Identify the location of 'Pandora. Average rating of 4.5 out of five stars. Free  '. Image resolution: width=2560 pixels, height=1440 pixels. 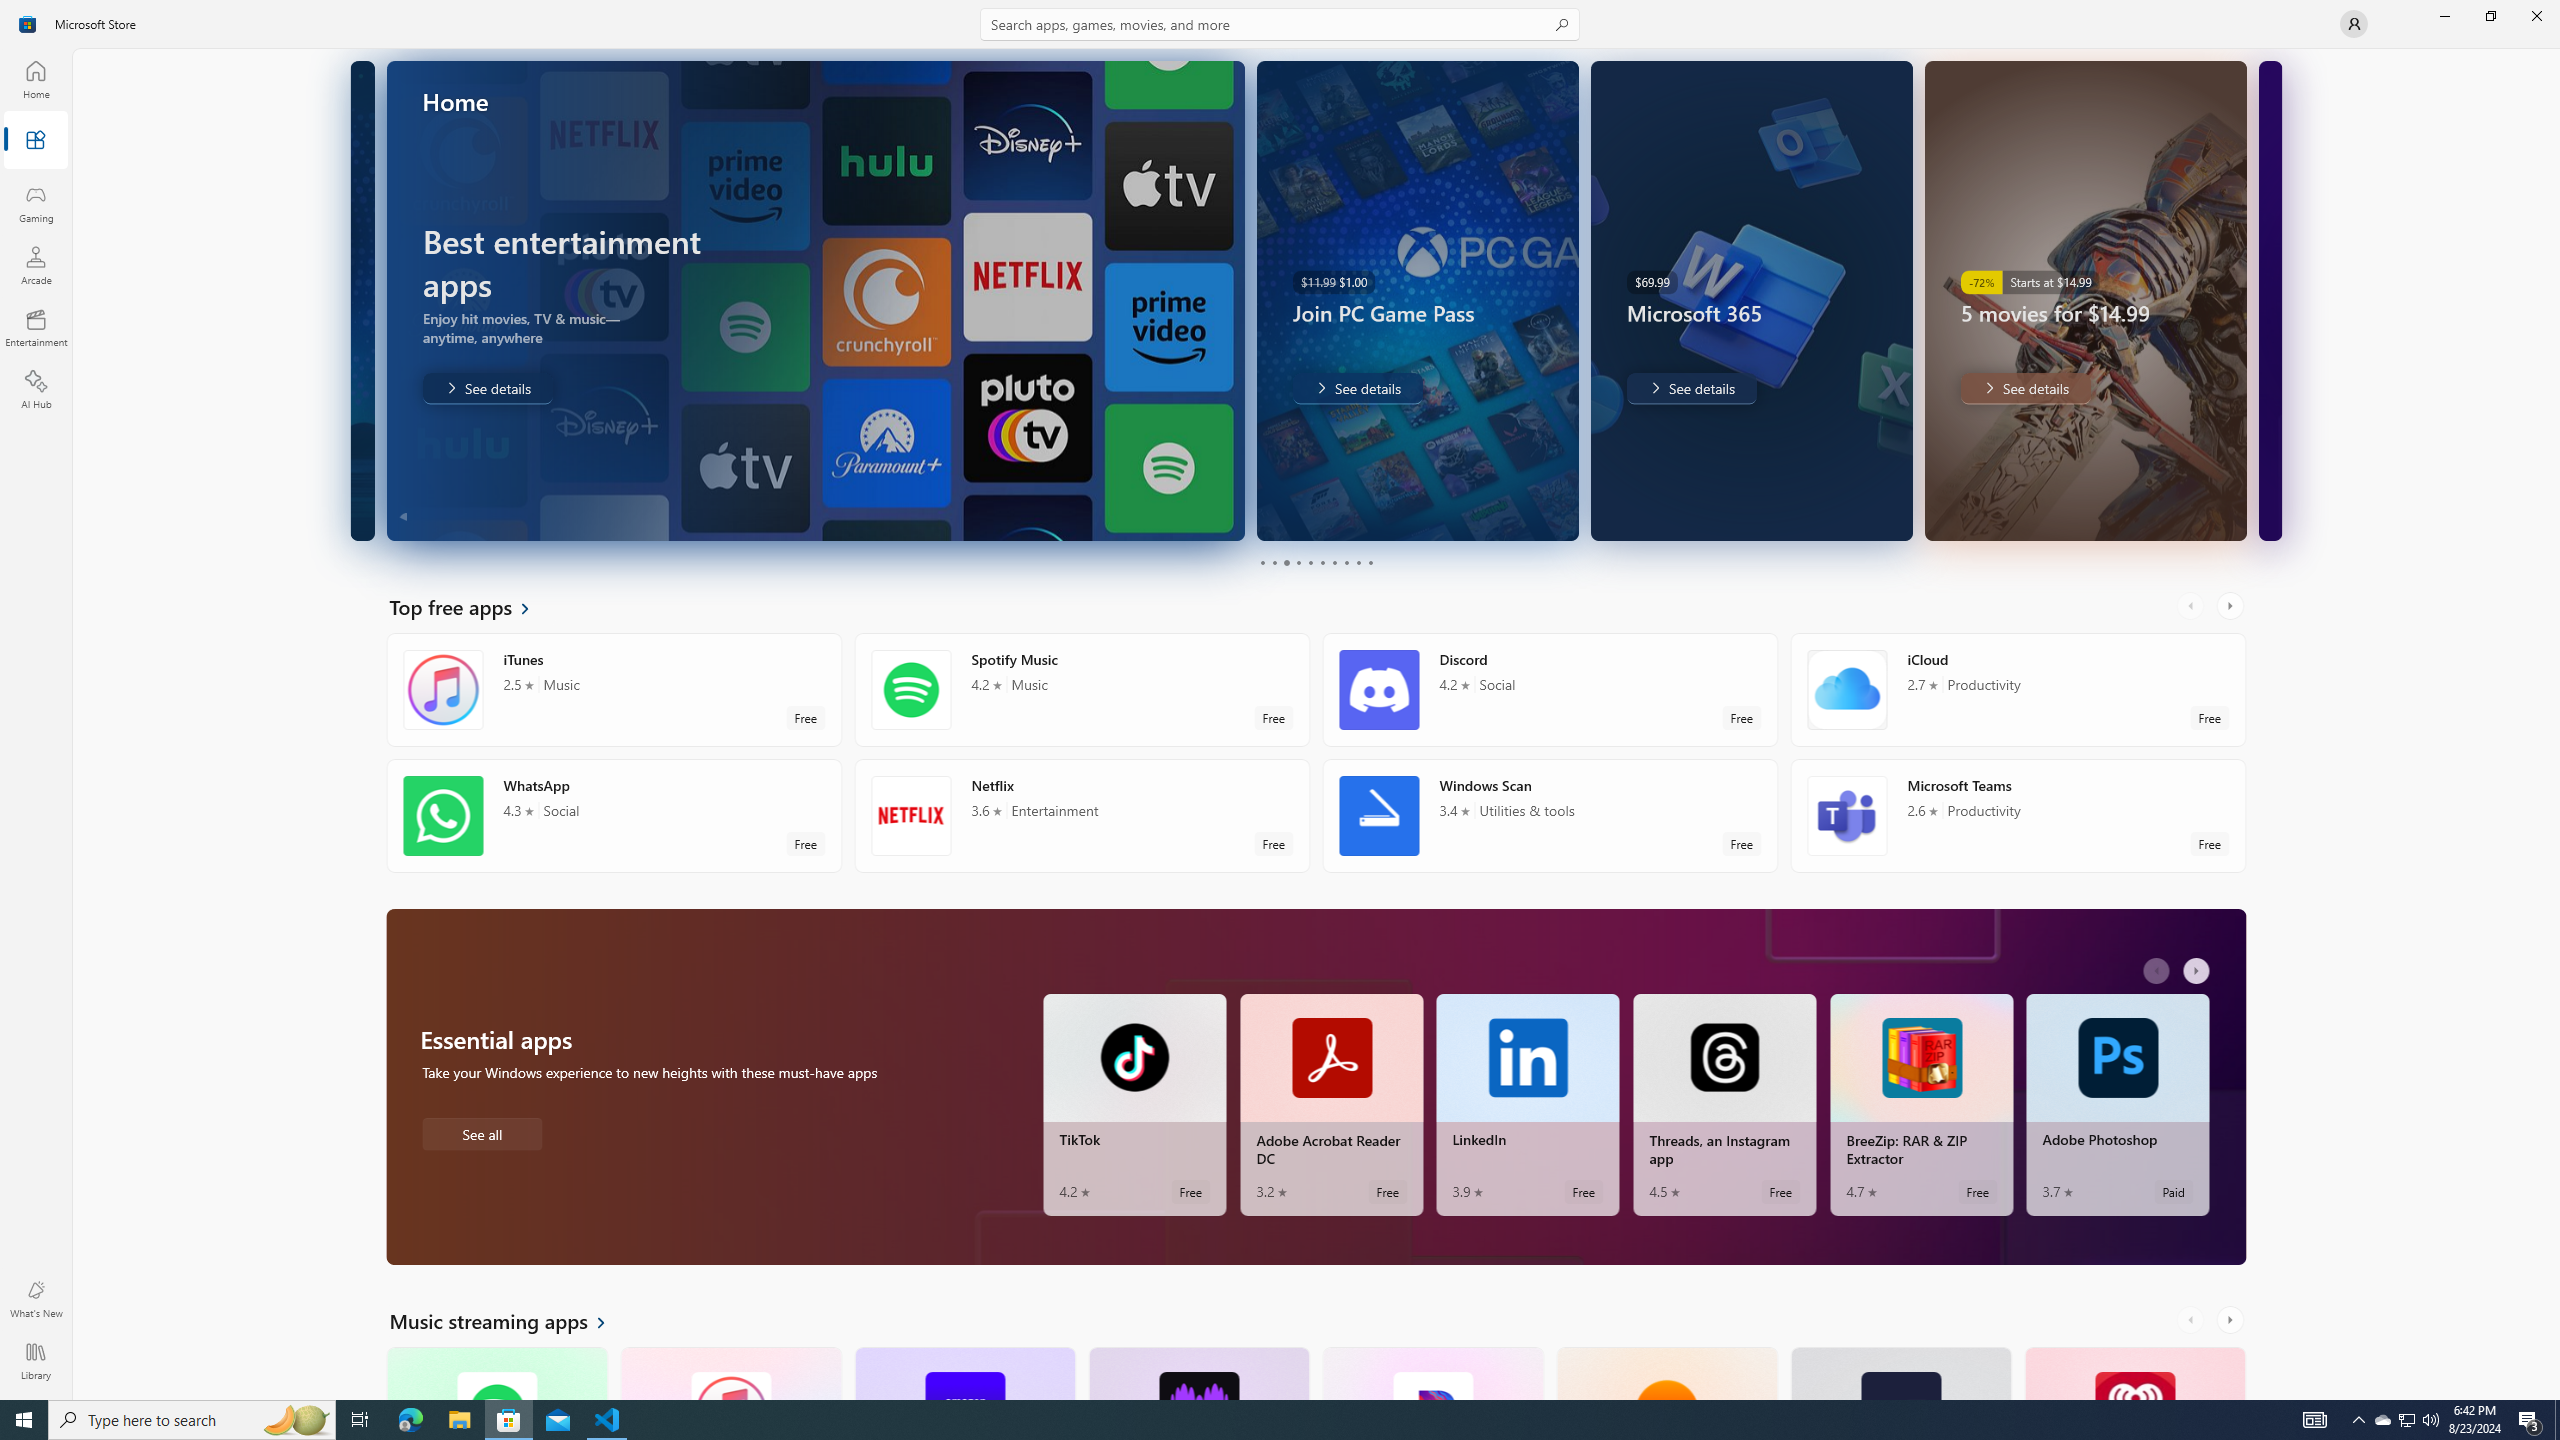
(1431, 1372).